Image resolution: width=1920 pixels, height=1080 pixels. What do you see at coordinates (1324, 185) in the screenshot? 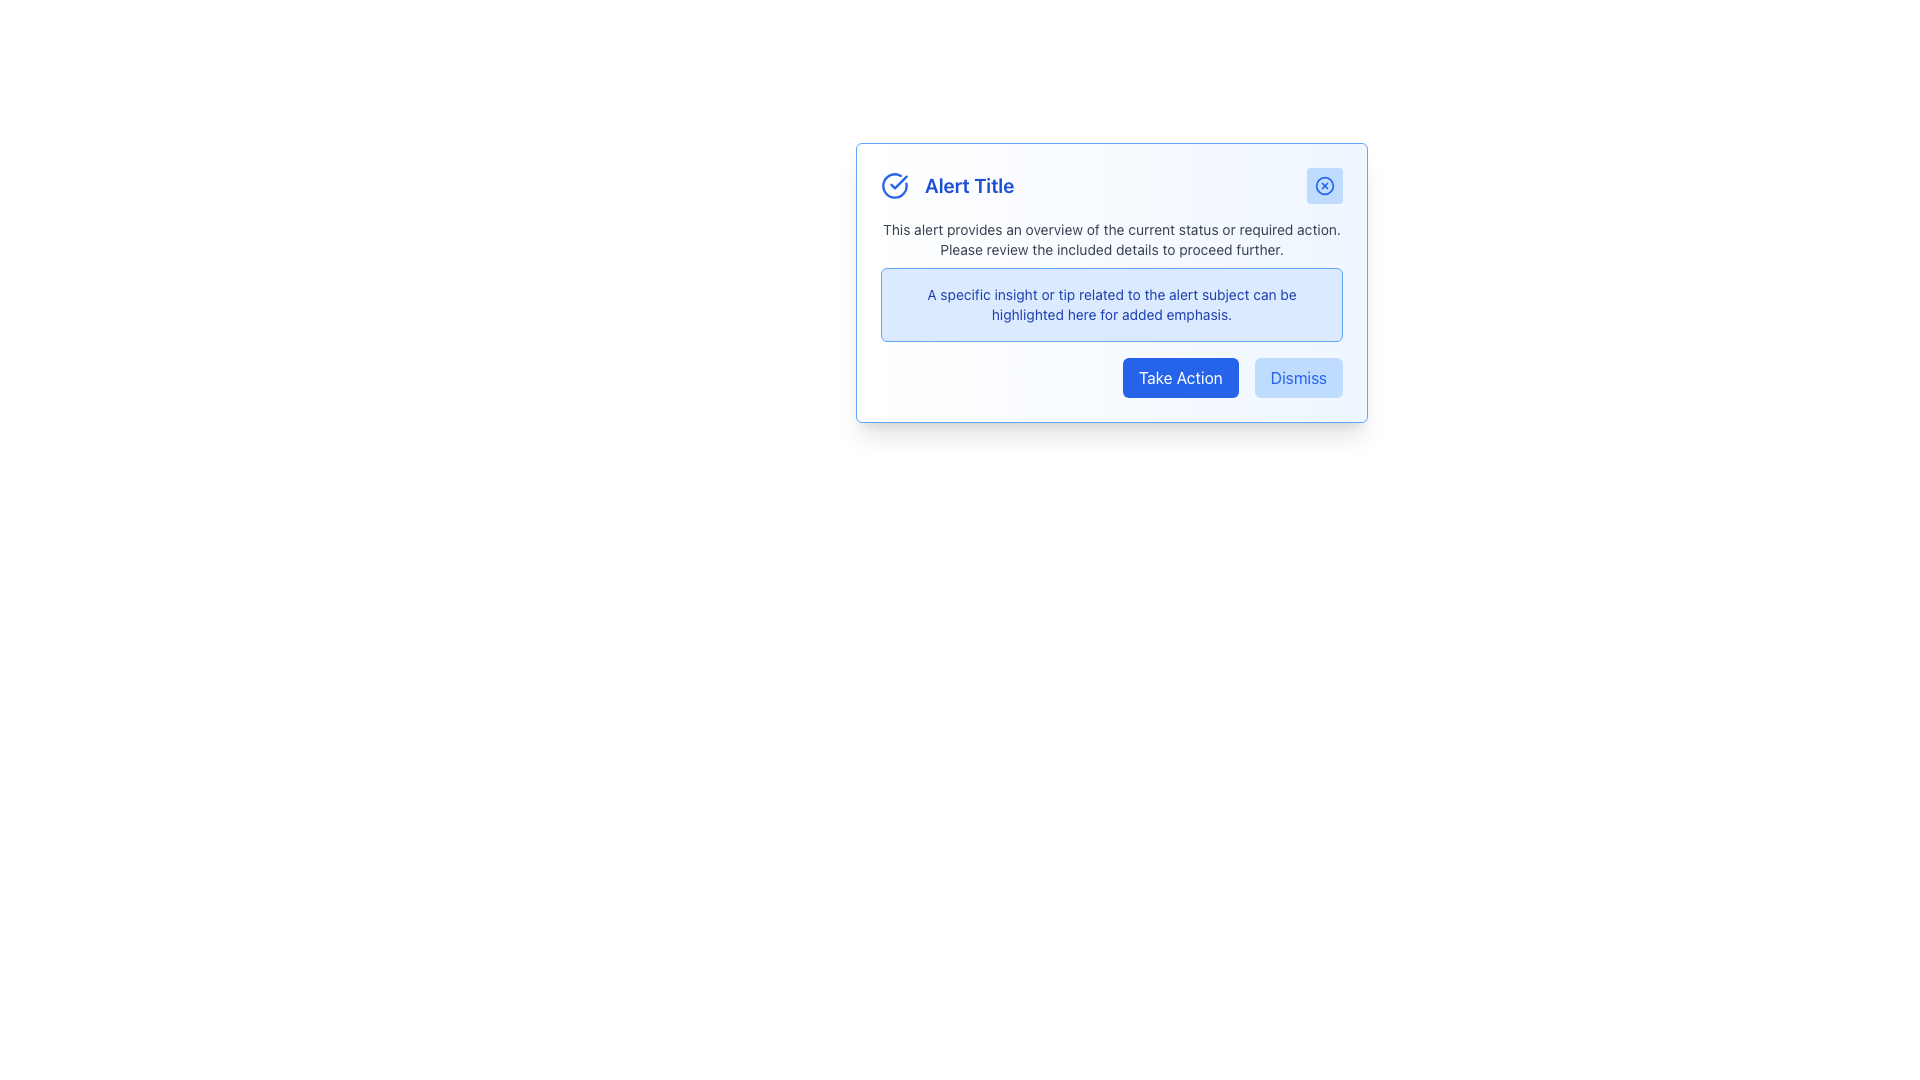
I see `the SVG circle element that serves as the dismiss button for the notification box, located at the upper-right corner of the notification box` at bounding box center [1324, 185].